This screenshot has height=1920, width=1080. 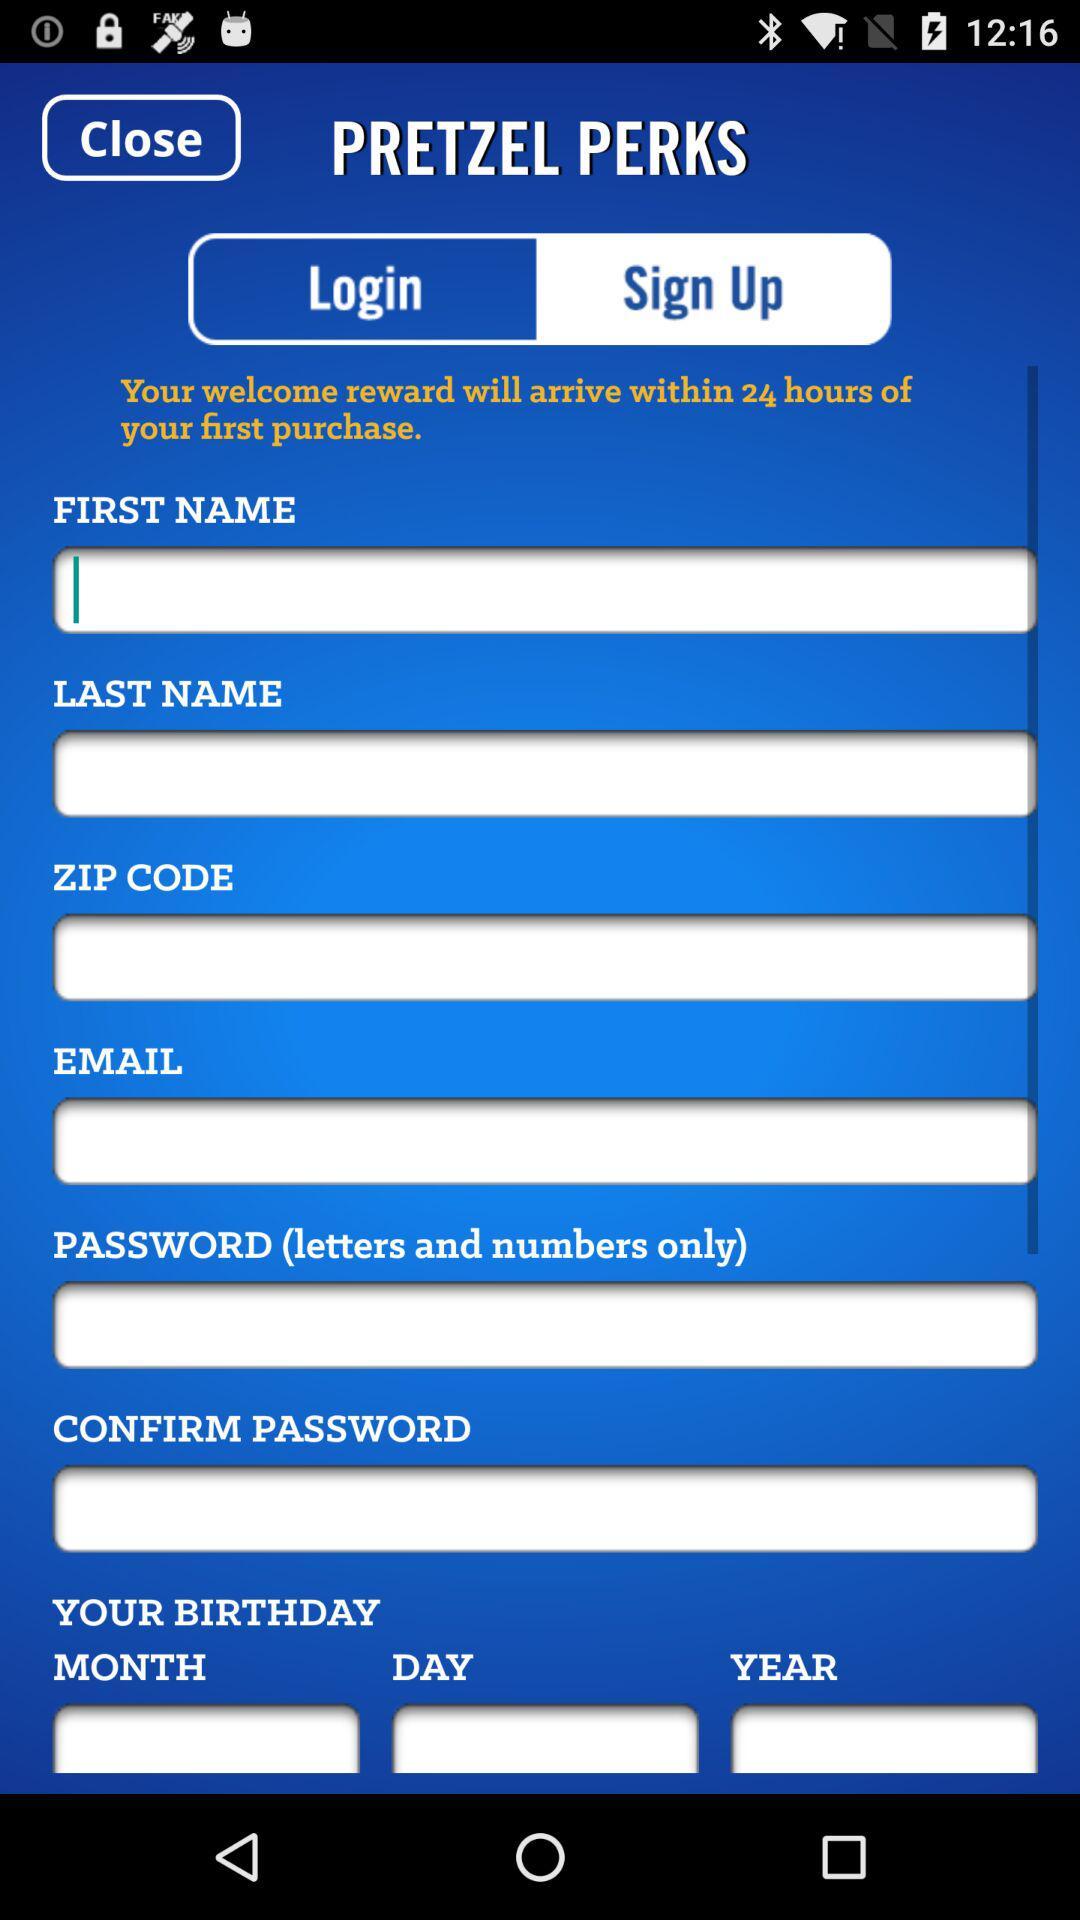 I want to click on account sign-up, so click(x=715, y=288).